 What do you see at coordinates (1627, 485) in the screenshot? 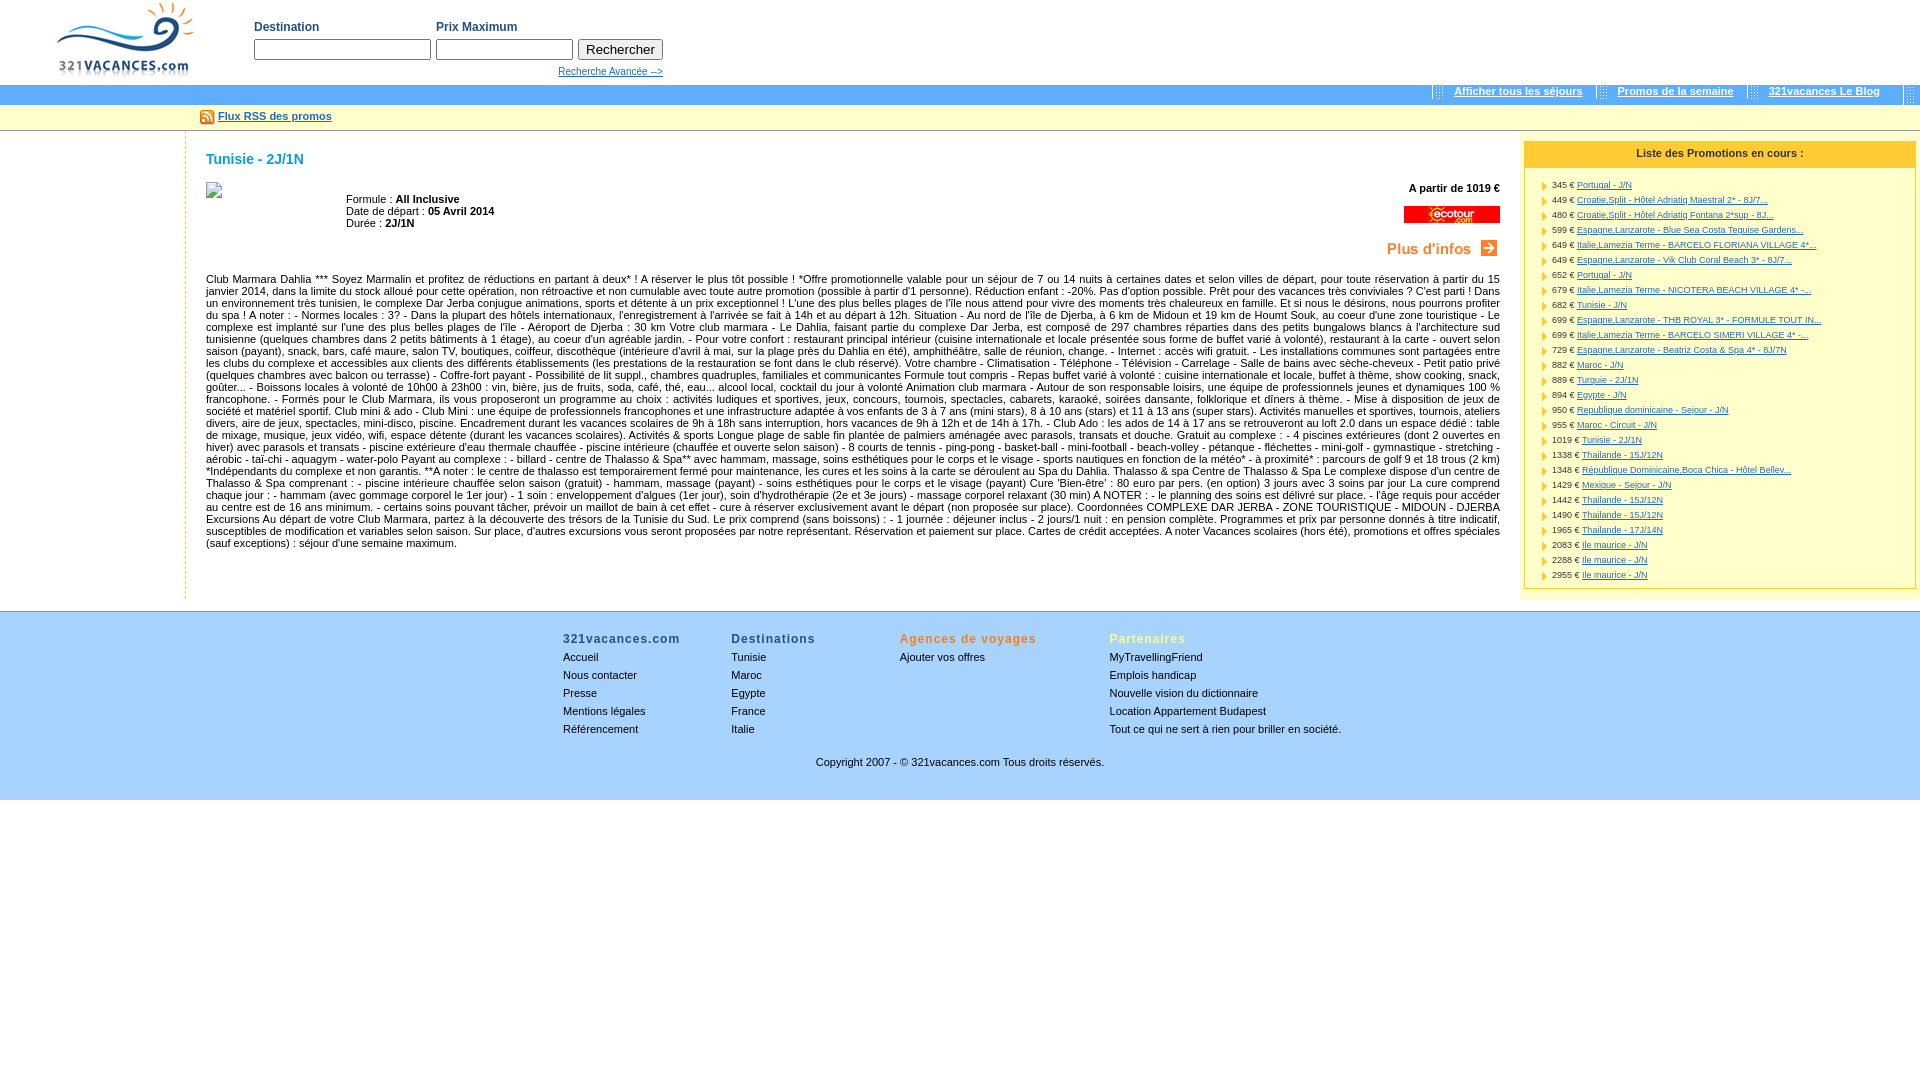
I see `'Mexique - Sejour - J/N'` at bounding box center [1627, 485].